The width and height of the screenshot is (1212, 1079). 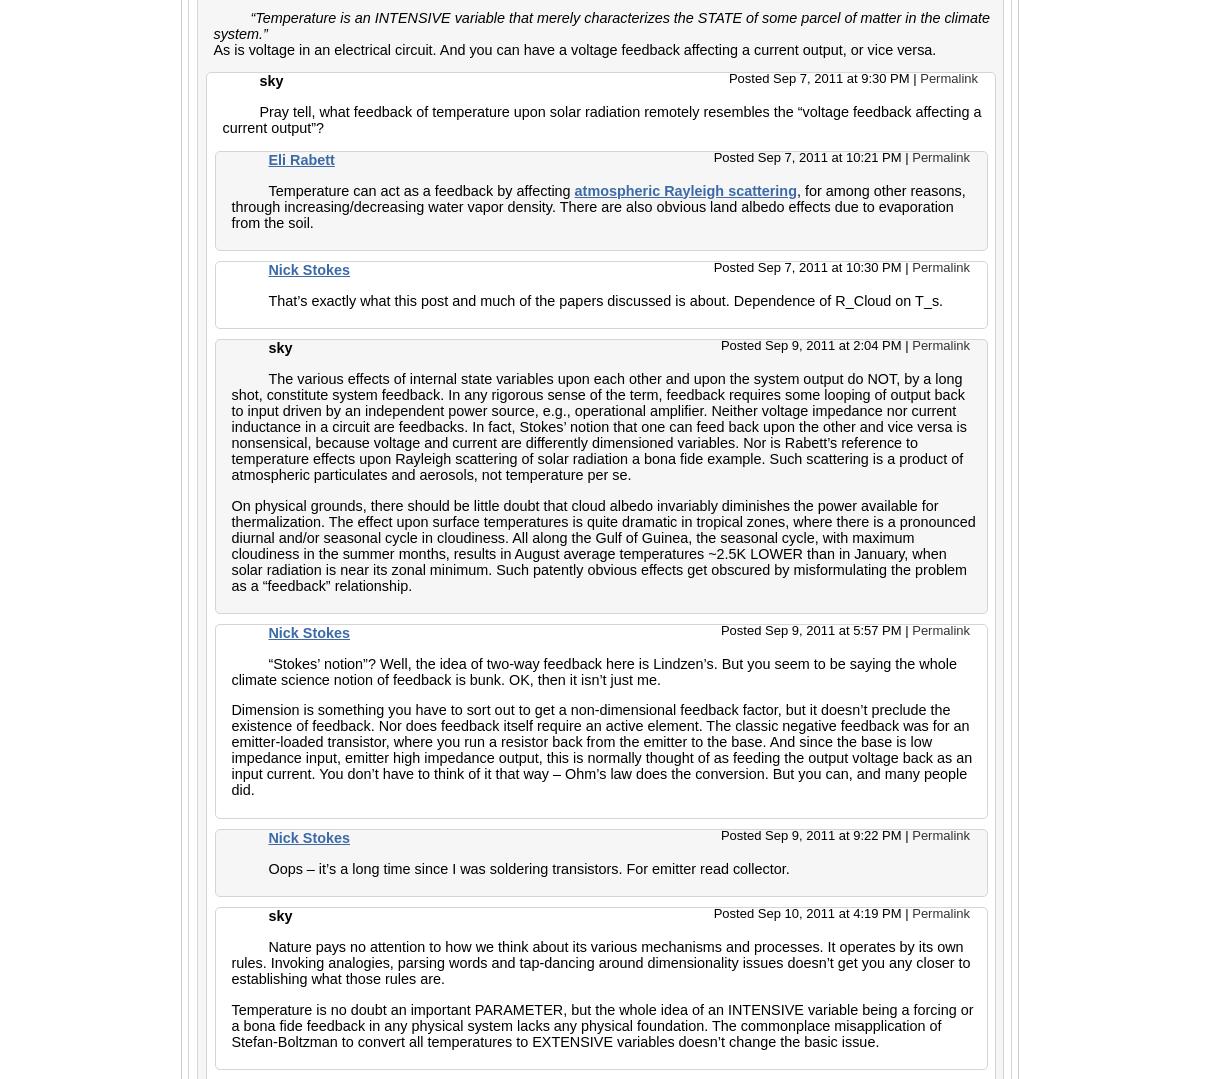 I want to click on 'Temperature is no doubt an important PARAMETER, but the whole idea of an INTENSIVE variable being a forcing or a bona fide feedback in any physical system lacks any physical foundation. The commonplace misapplication of Stefan-Boltzman to convert all temperatures to EXTENSIVE variables doesn’t change the basic issue.', so click(x=602, y=1025).